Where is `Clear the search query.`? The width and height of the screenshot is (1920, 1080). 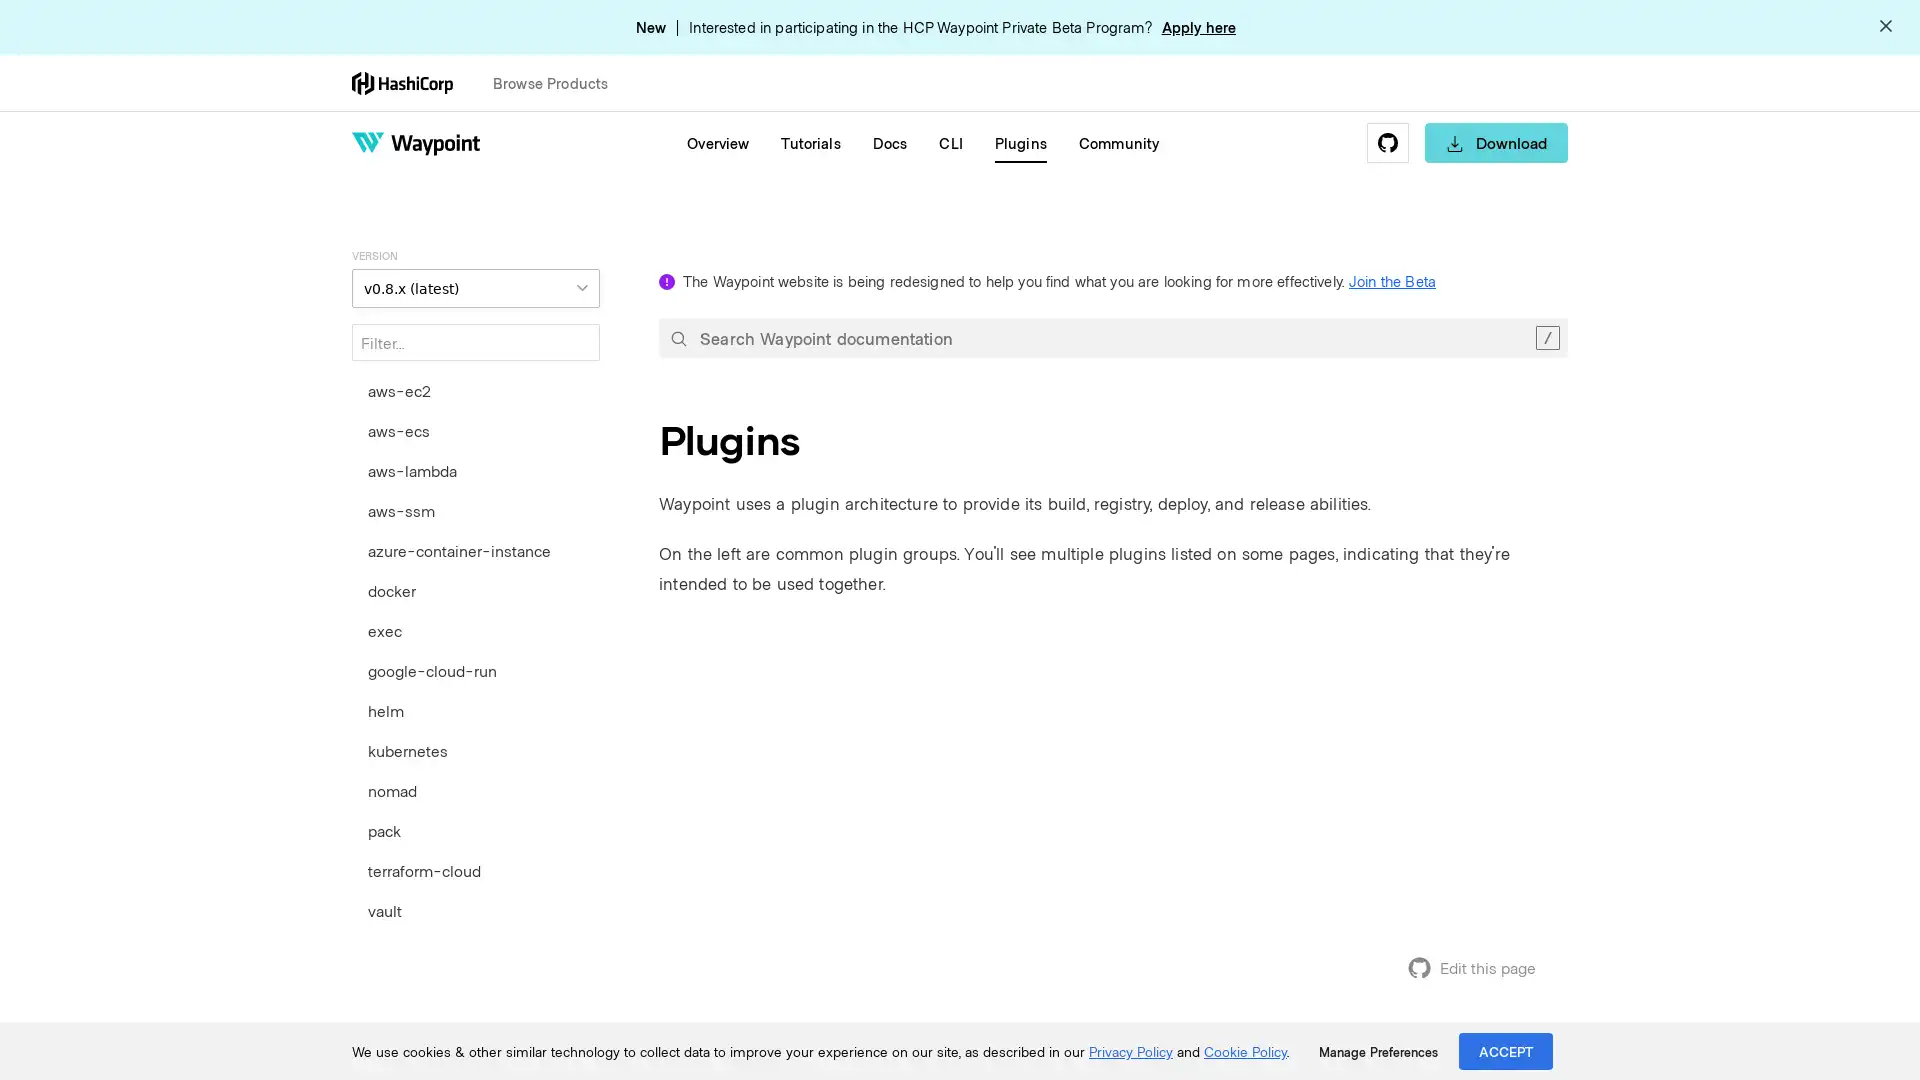
Clear the search query. is located at coordinates (1546, 337).